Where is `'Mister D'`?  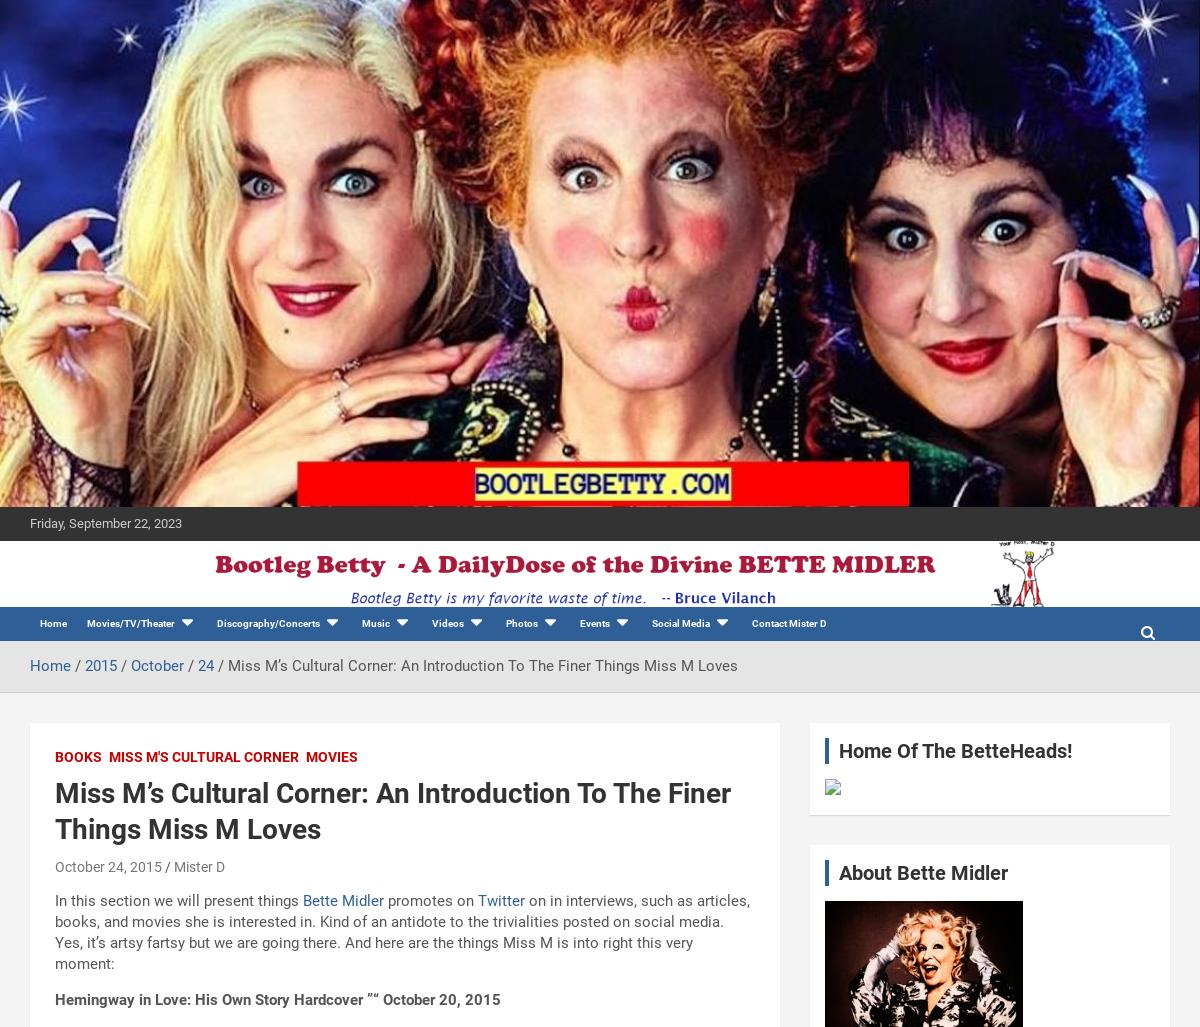 'Mister D' is located at coordinates (173, 865).